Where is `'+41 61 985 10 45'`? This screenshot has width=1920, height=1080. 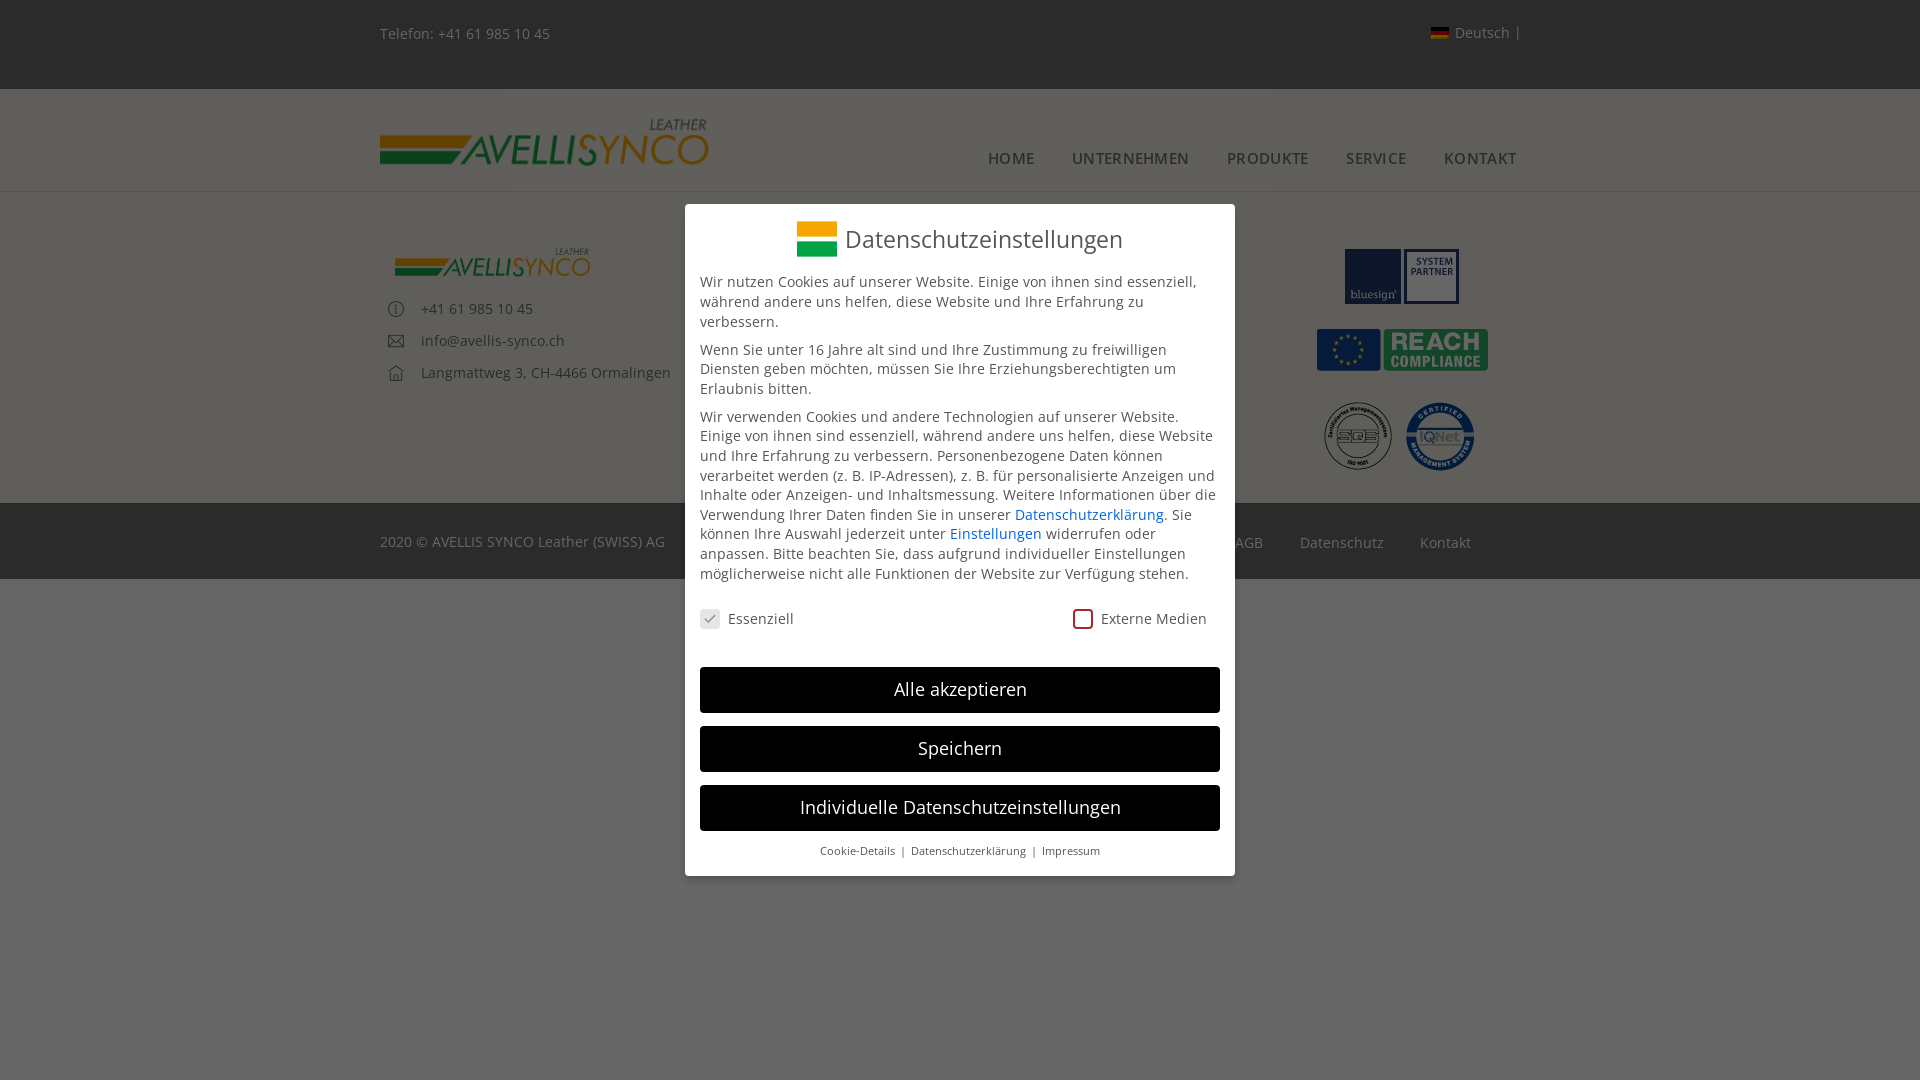 '+41 61 985 10 45' is located at coordinates (494, 33).